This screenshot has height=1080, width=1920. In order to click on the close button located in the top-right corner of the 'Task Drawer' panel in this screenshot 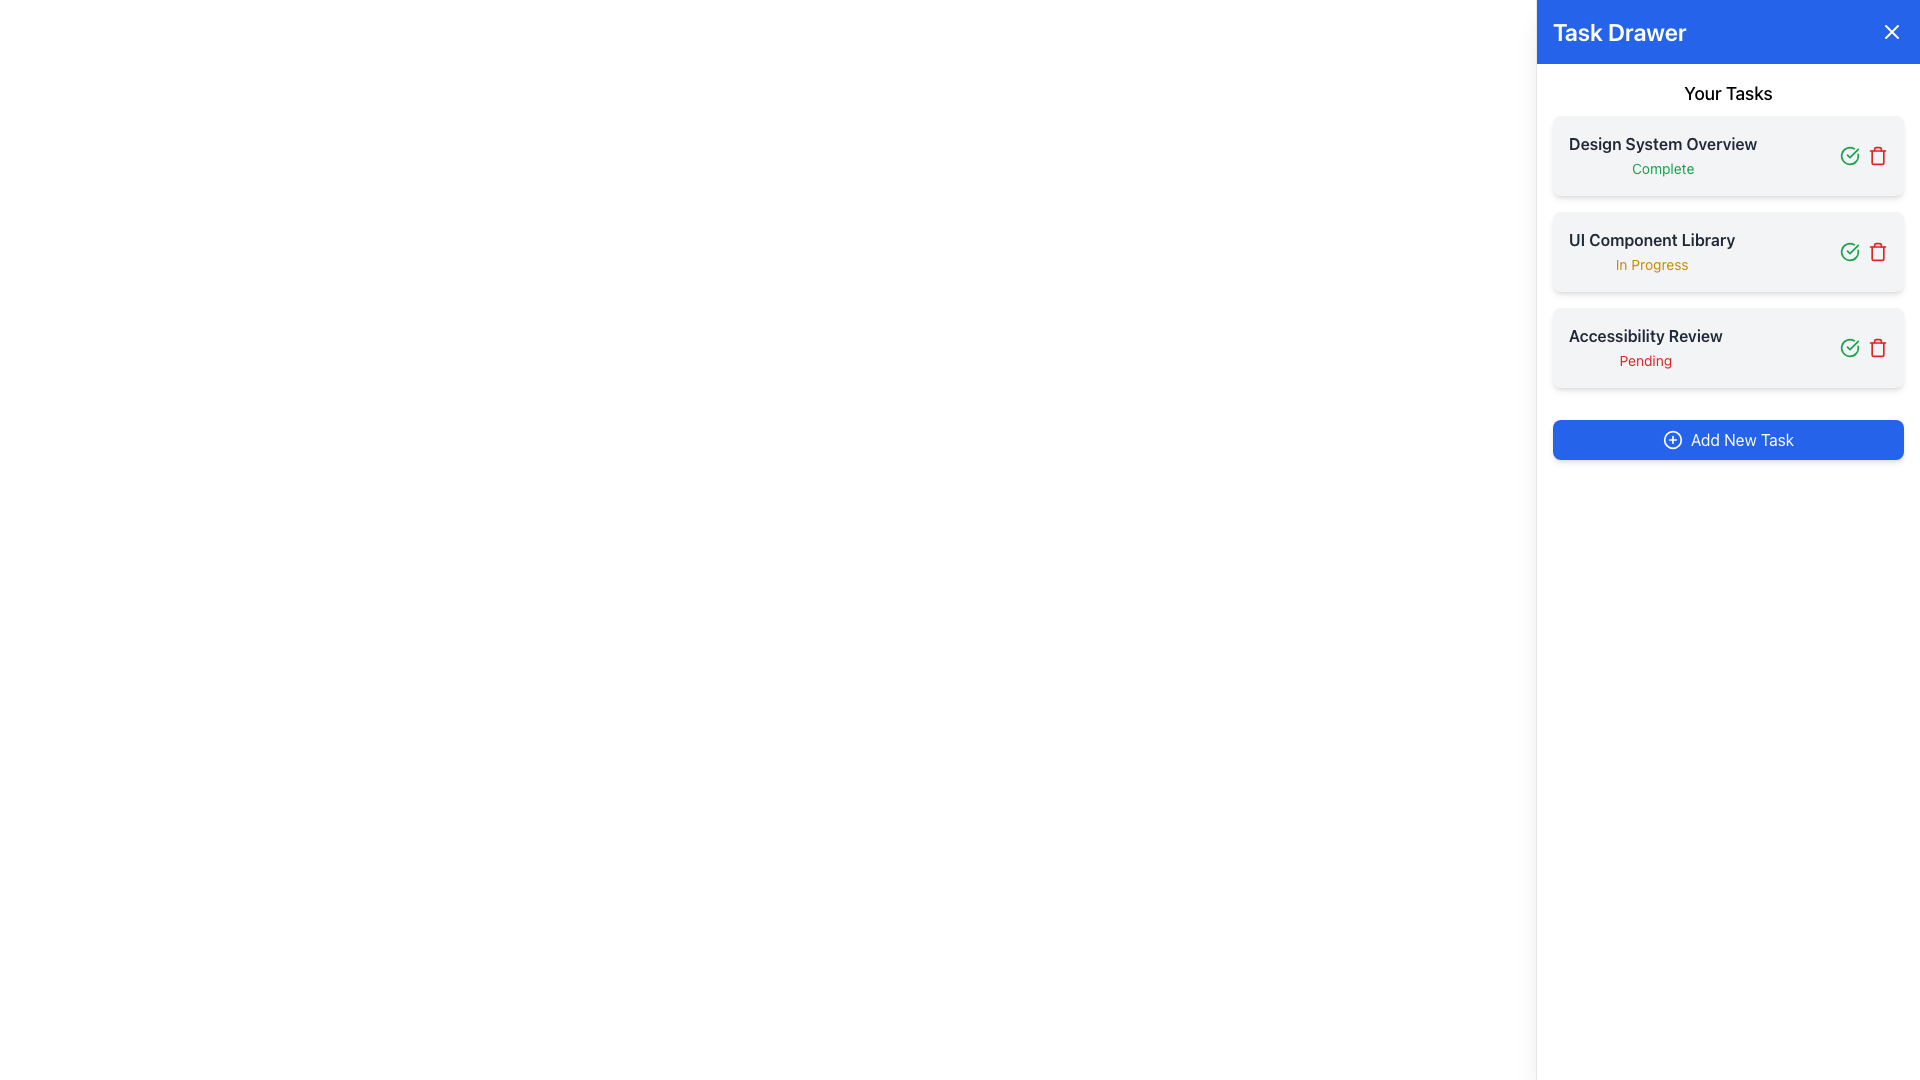, I will do `click(1879, 39)`.